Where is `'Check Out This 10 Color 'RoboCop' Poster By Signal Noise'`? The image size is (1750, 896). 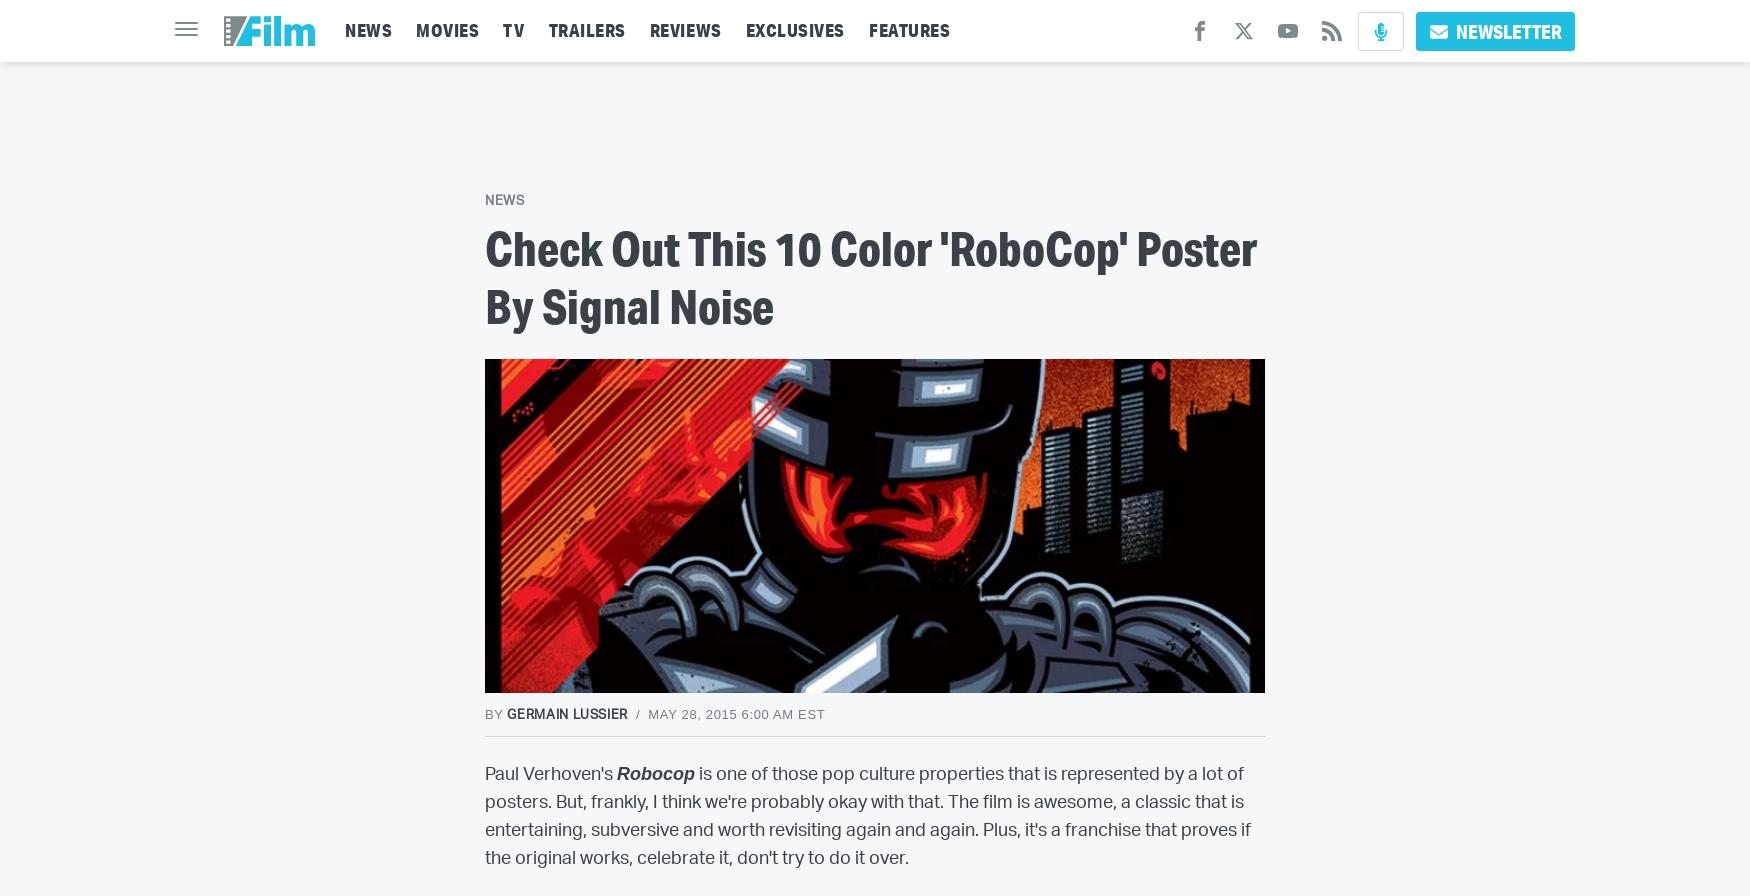 'Check Out This 10 Color 'RoboCop' Poster By Signal Noise' is located at coordinates (484, 275).